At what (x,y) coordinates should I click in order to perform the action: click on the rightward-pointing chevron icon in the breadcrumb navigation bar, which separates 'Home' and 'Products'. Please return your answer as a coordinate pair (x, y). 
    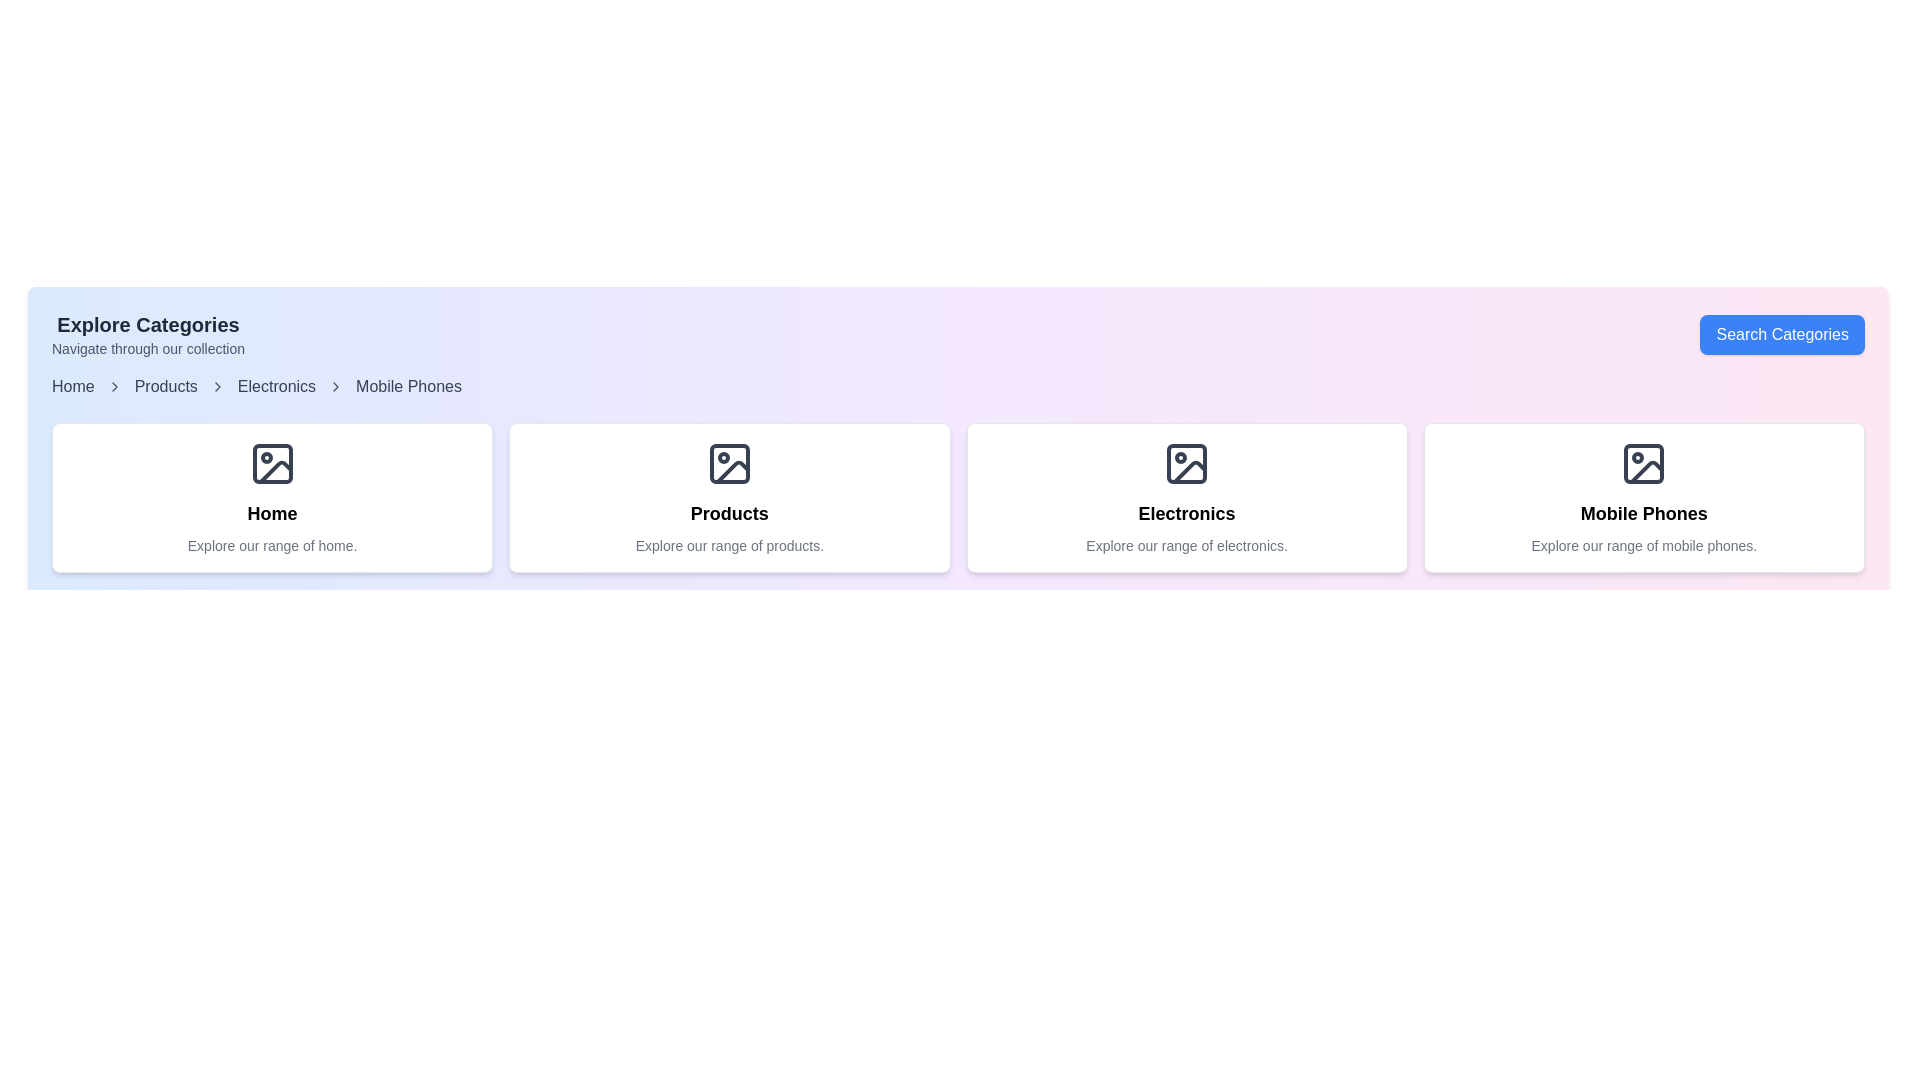
    Looking at the image, I should click on (217, 386).